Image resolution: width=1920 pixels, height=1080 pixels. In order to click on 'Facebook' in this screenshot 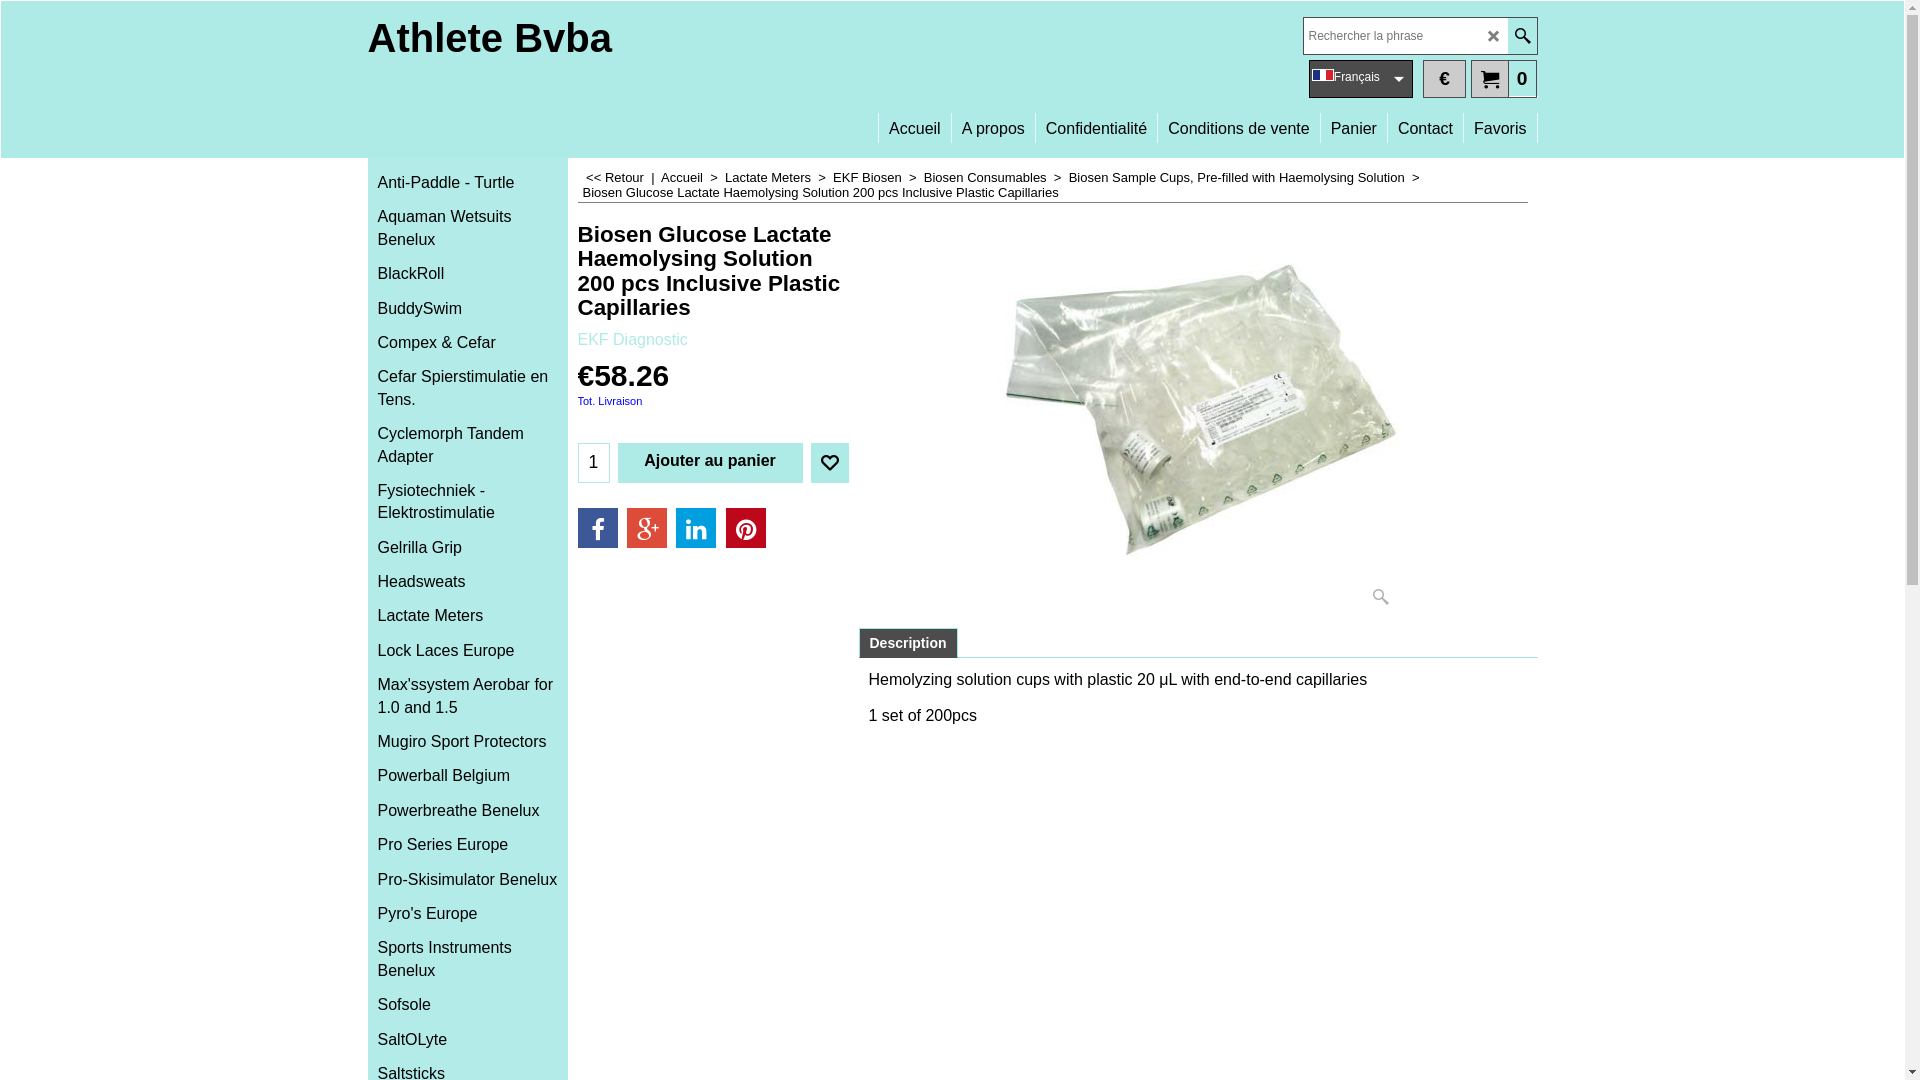, I will do `click(576, 527)`.